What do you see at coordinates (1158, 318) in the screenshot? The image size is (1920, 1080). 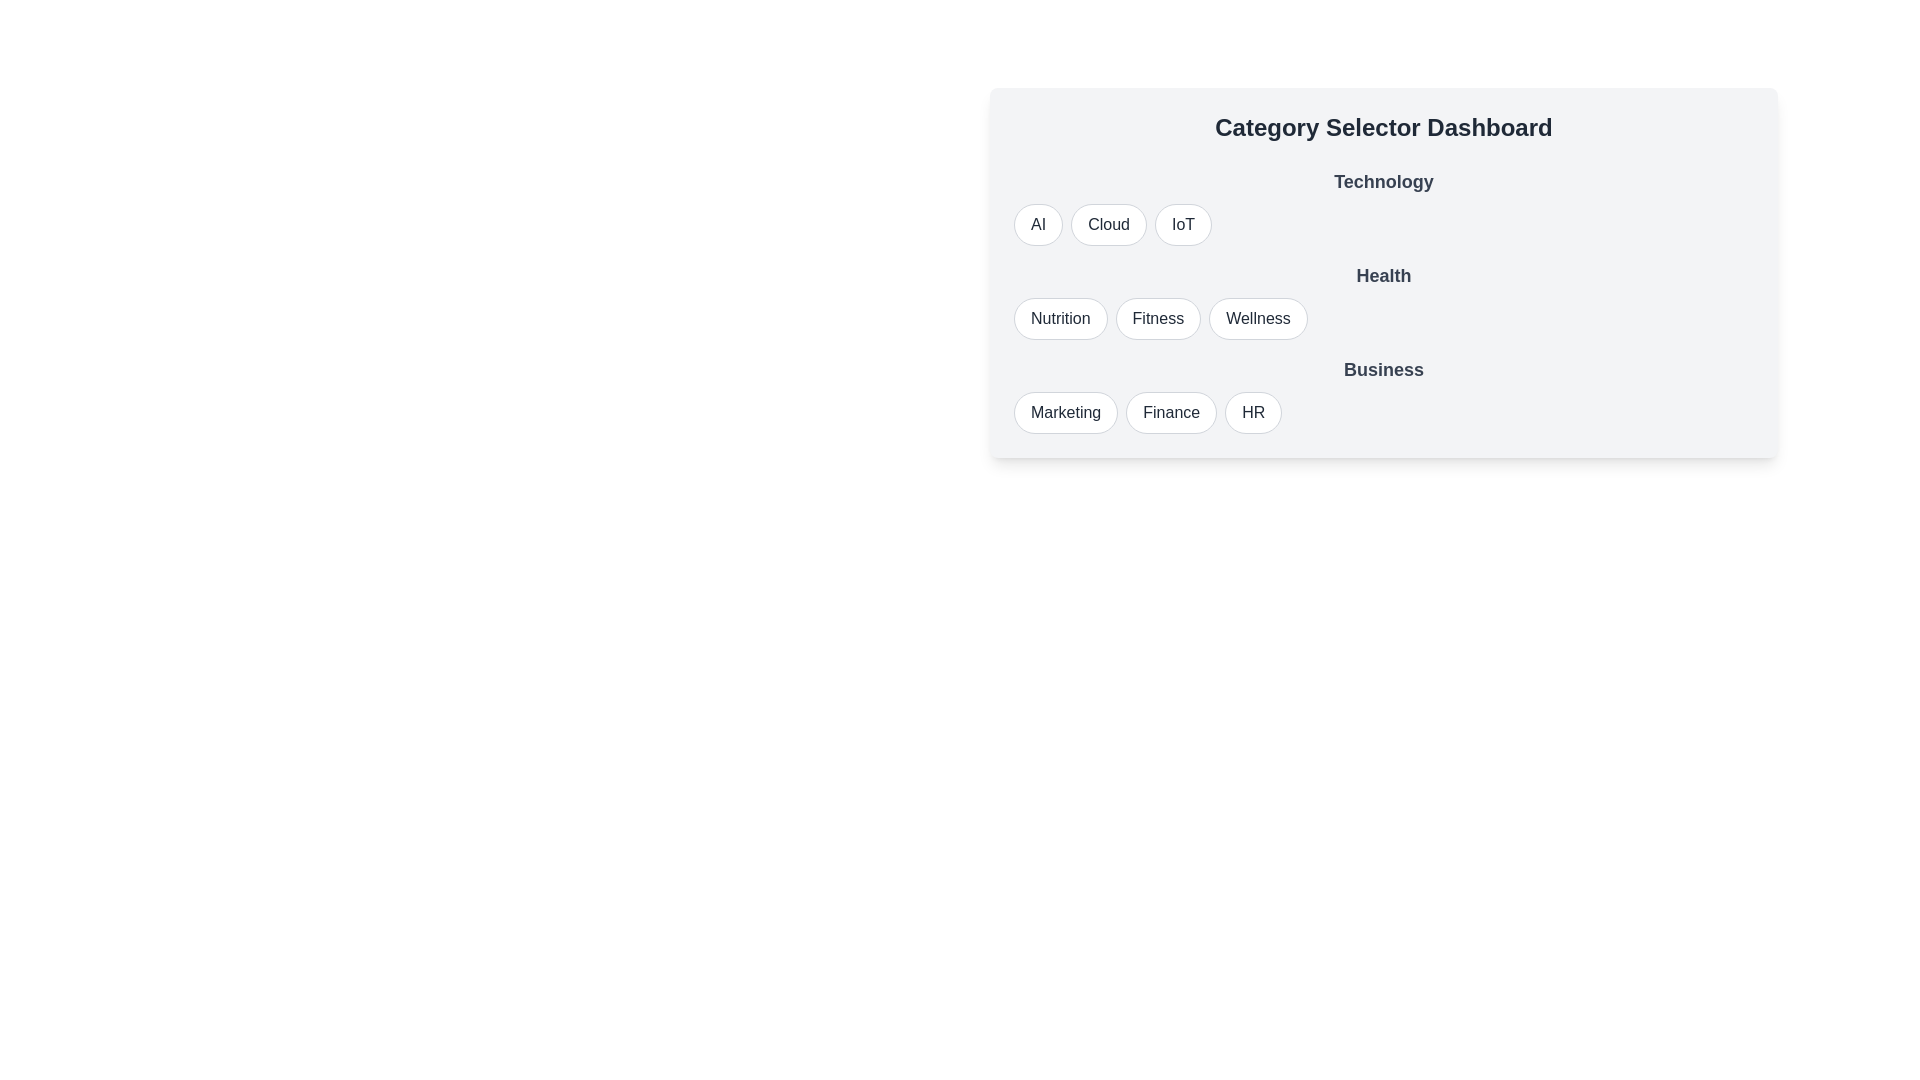 I see `the option Fitness from the category Health` at bounding box center [1158, 318].